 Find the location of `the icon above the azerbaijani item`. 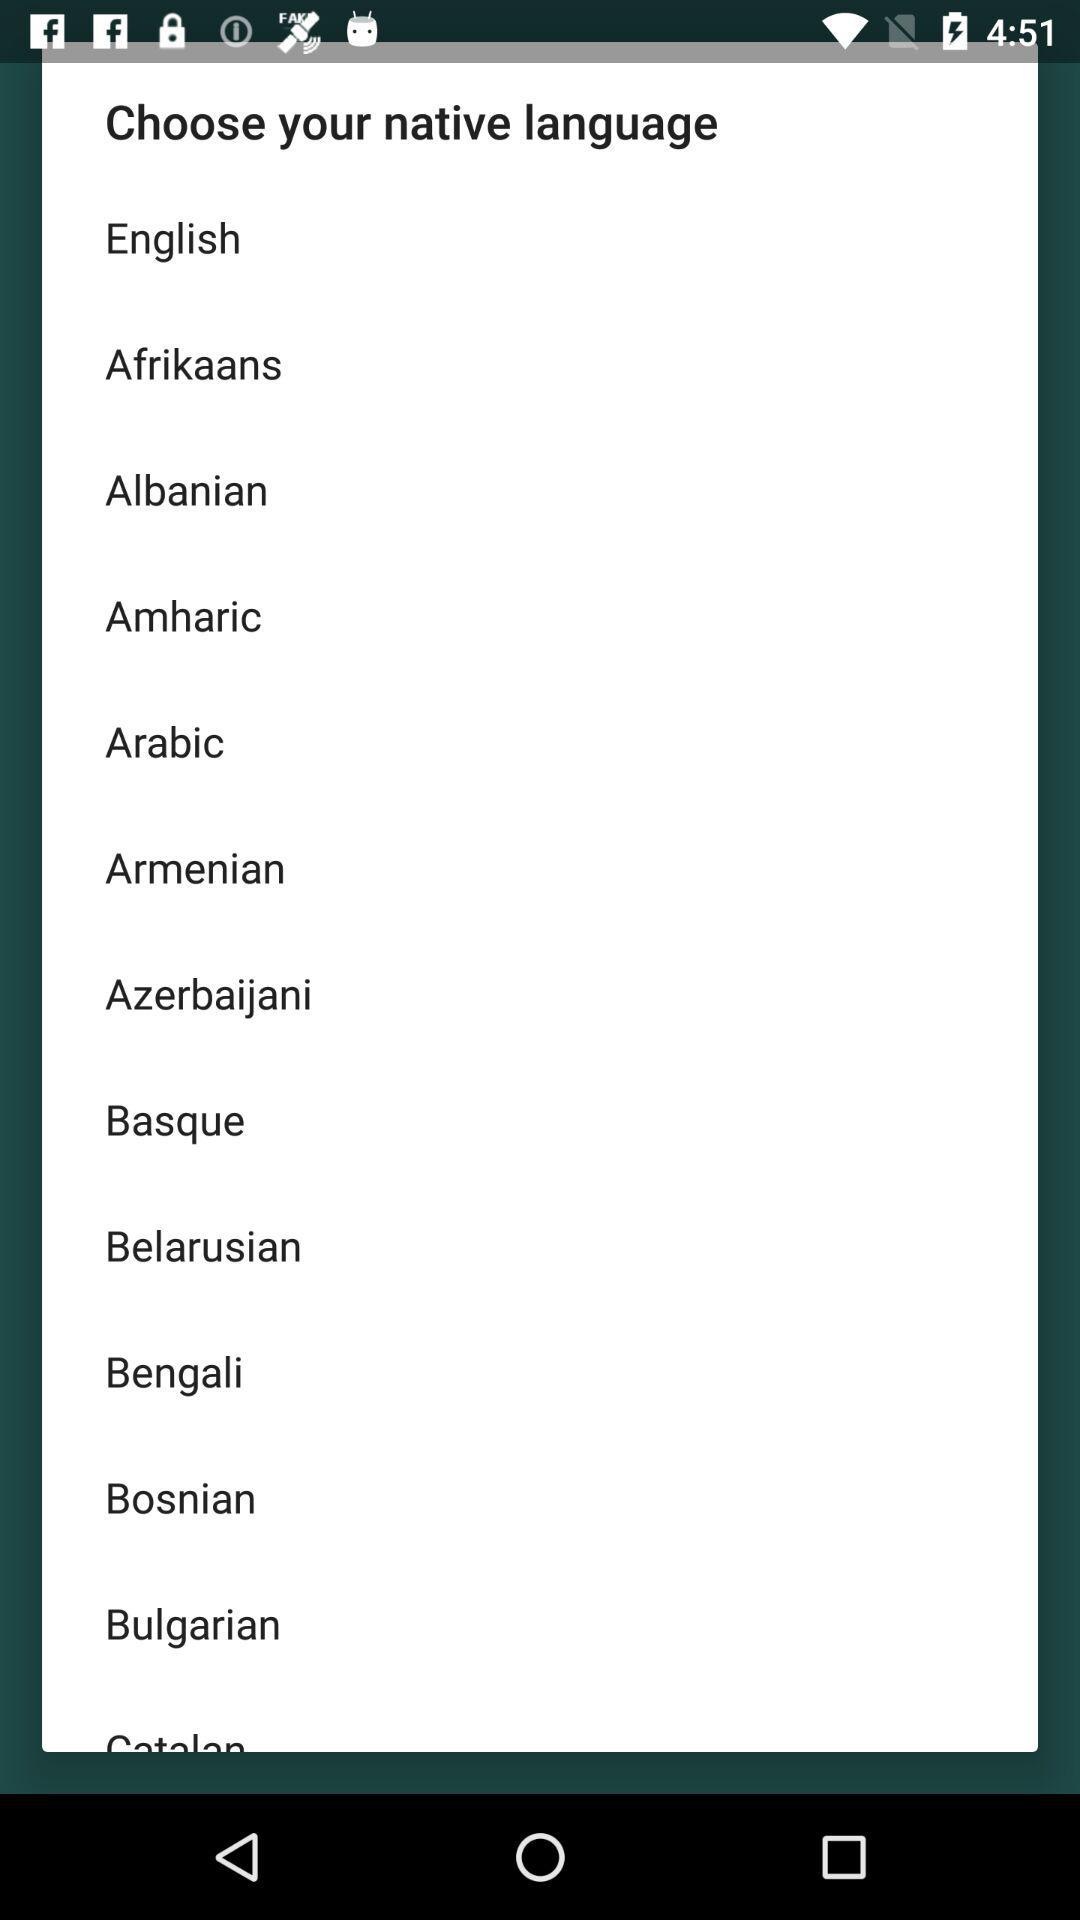

the icon above the azerbaijani item is located at coordinates (540, 867).